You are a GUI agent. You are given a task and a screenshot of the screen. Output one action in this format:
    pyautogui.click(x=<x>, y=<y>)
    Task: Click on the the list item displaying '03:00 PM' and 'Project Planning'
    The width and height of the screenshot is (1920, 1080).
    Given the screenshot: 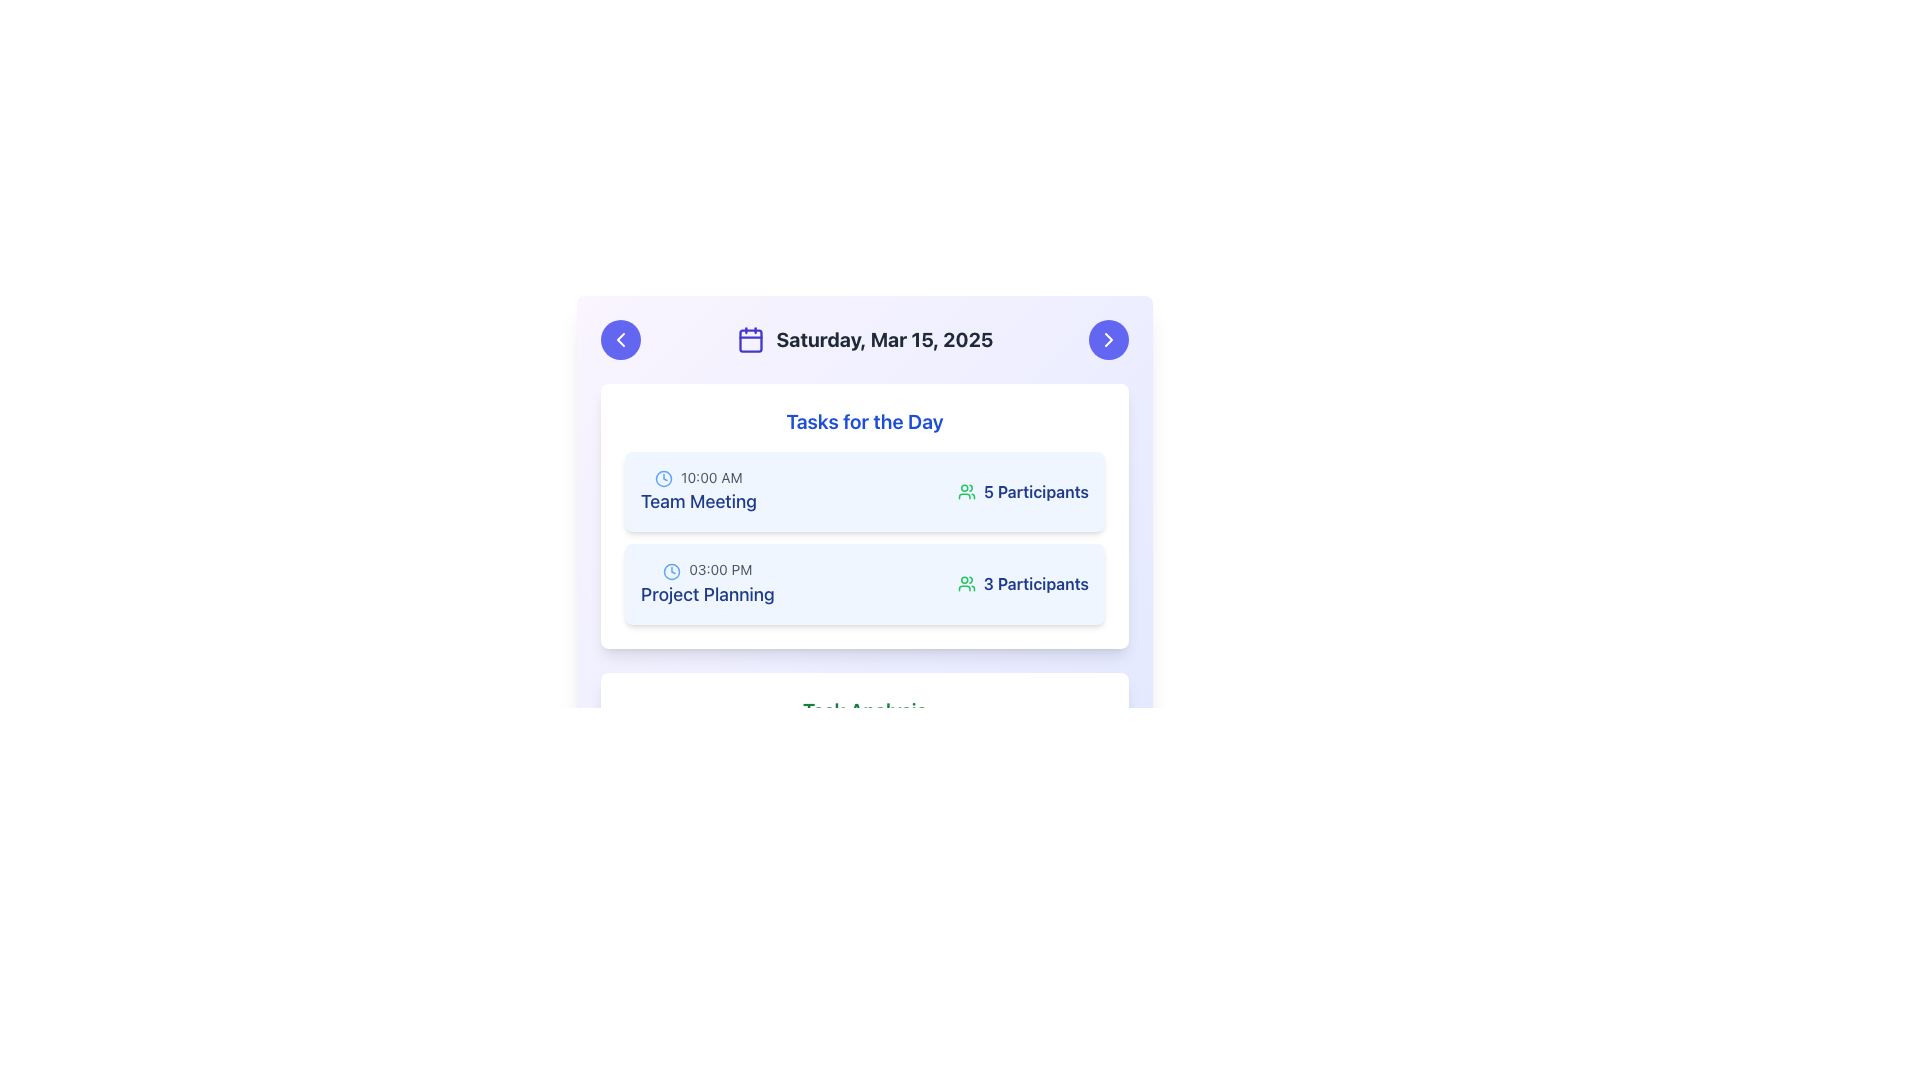 What is the action you would take?
    pyautogui.click(x=707, y=584)
    